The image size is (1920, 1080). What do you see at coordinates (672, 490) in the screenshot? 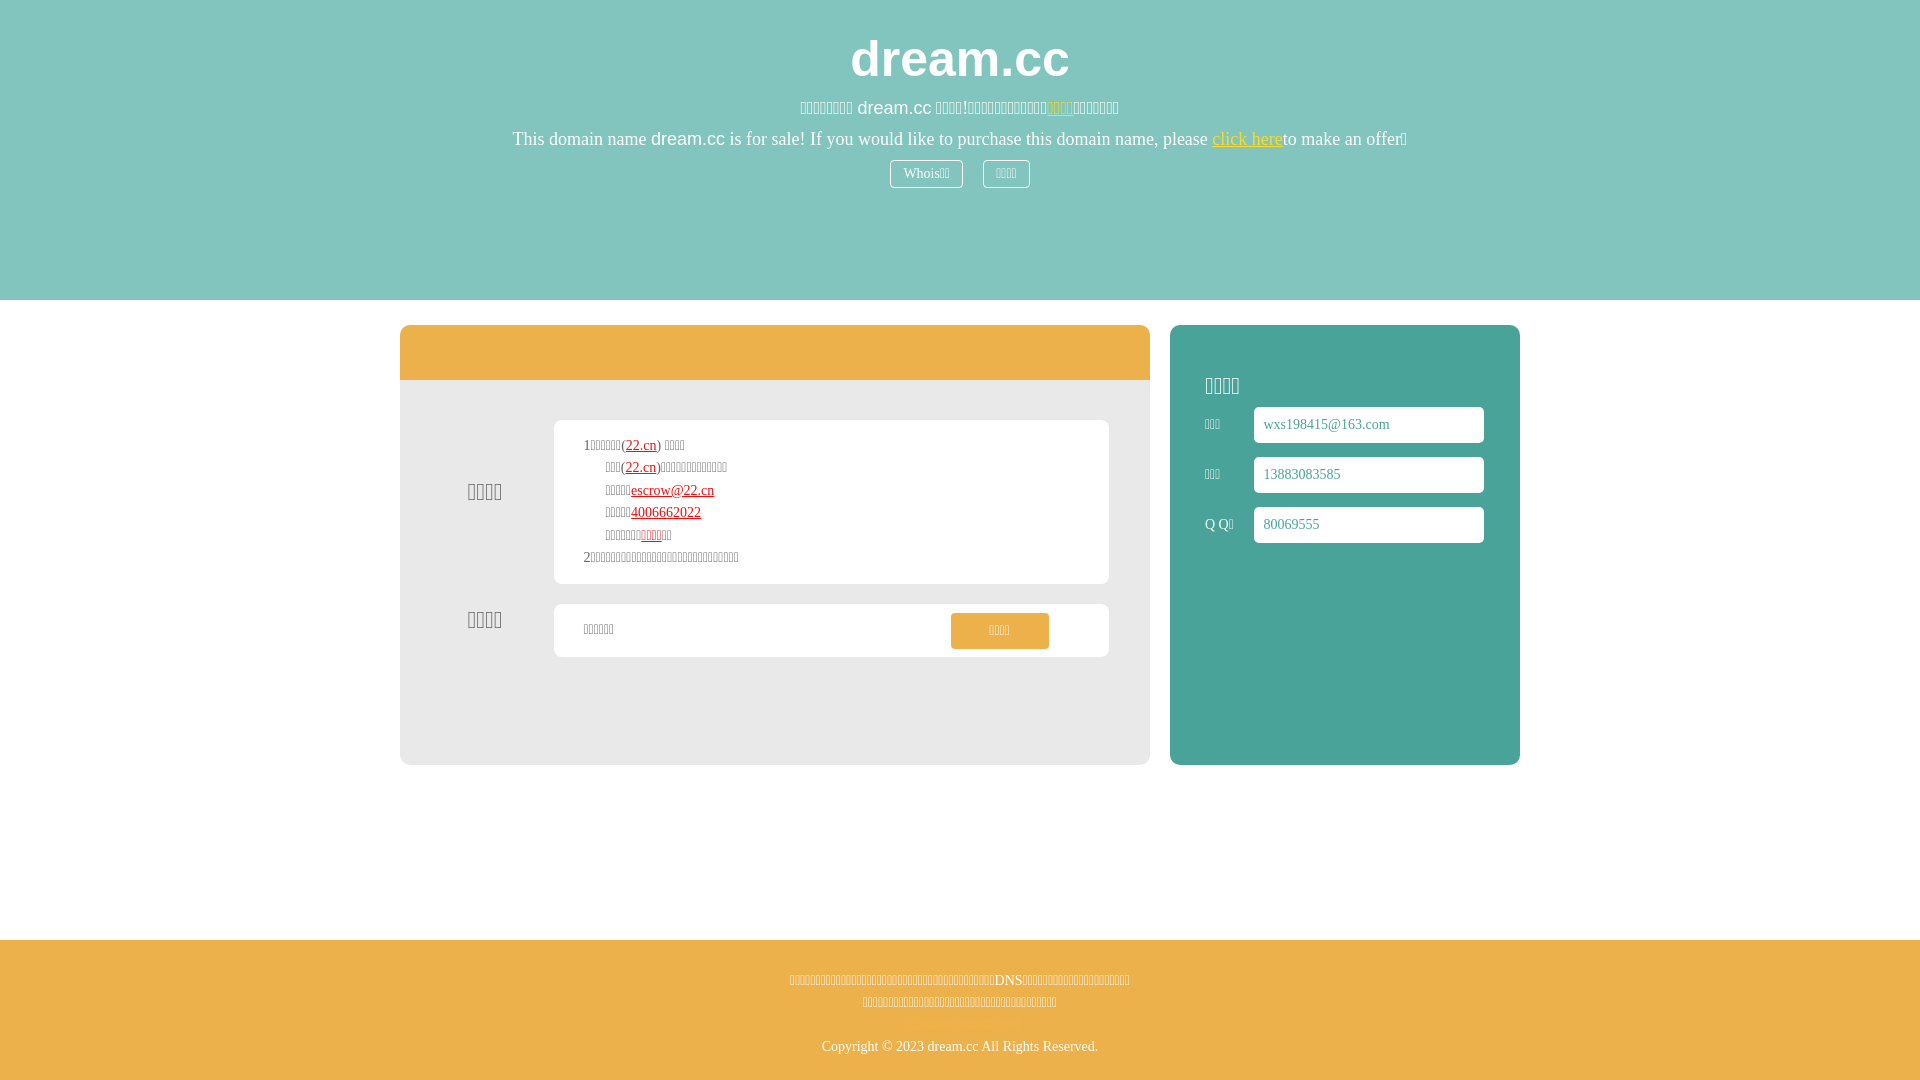
I see `'escrow@22.cn'` at bounding box center [672, 490].